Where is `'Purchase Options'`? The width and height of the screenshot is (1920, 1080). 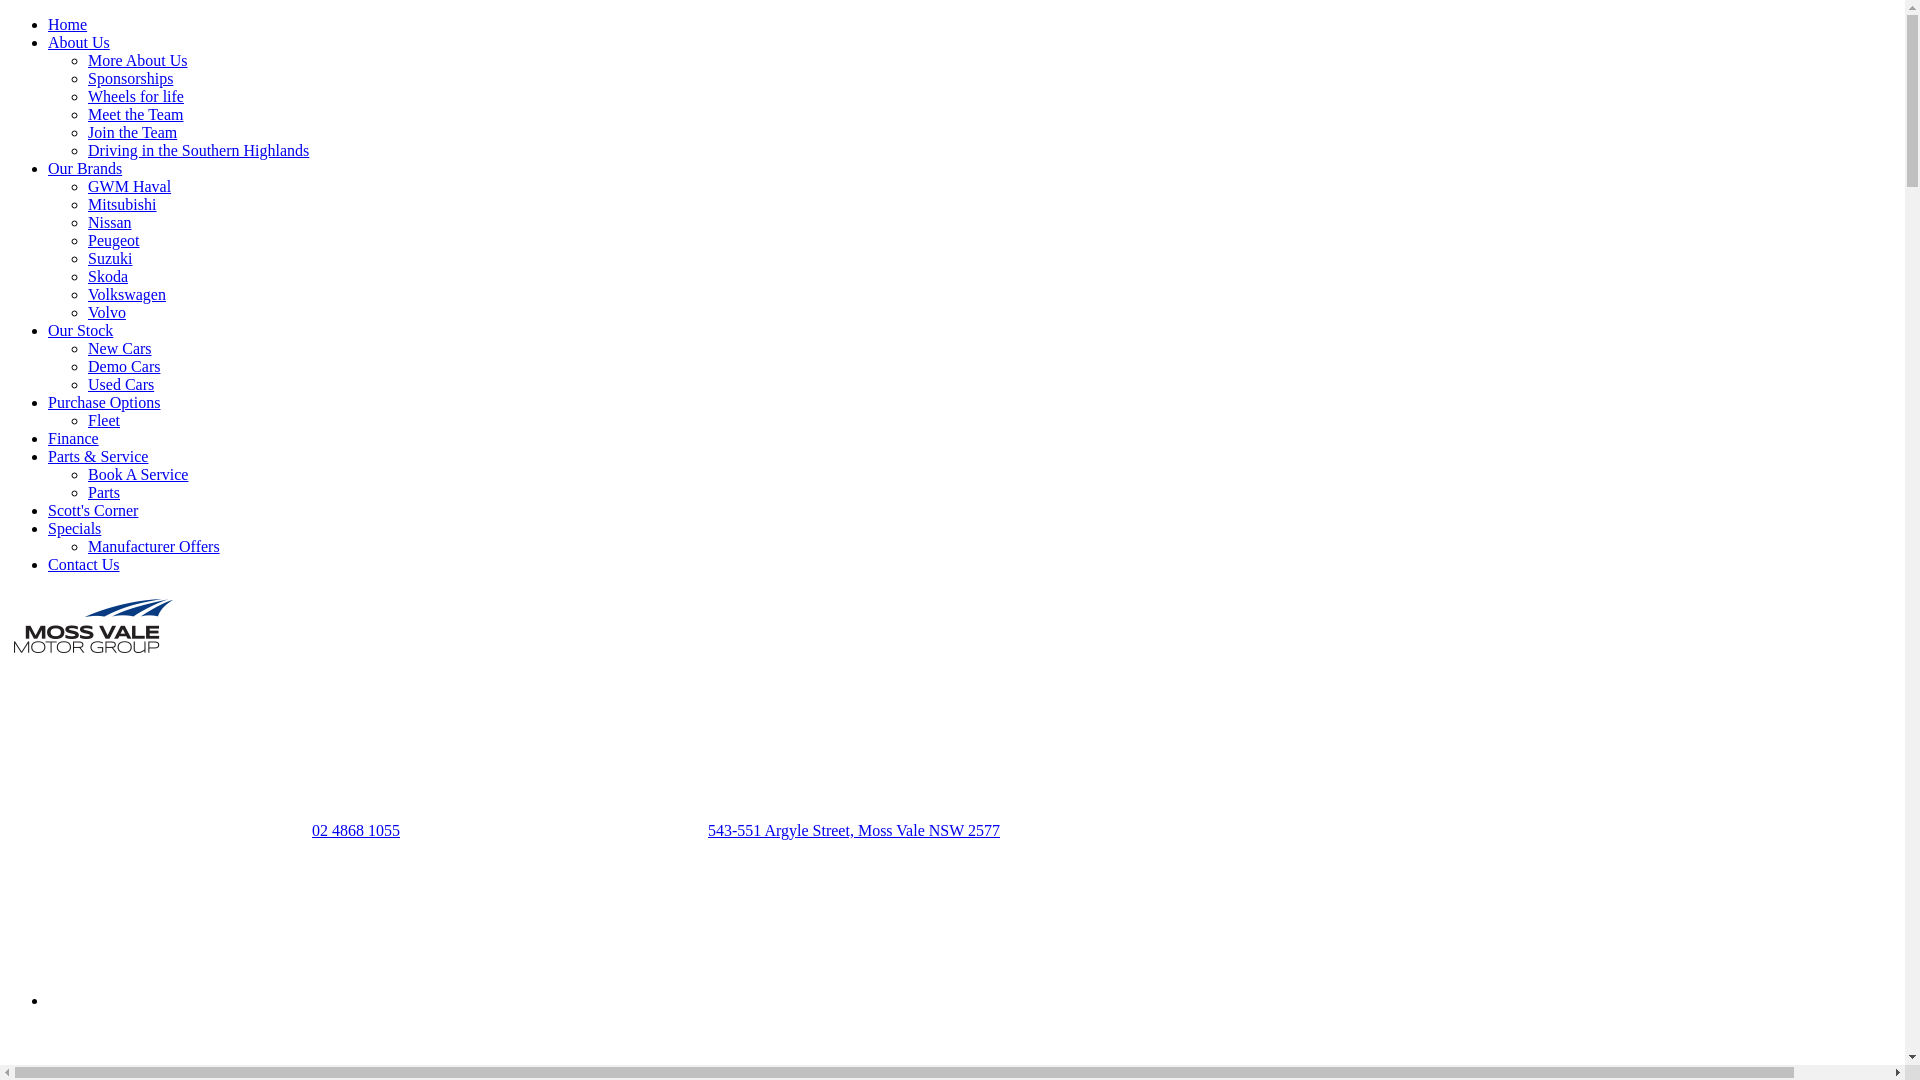 'Purchase Options' is located at coordinates (103, 402).